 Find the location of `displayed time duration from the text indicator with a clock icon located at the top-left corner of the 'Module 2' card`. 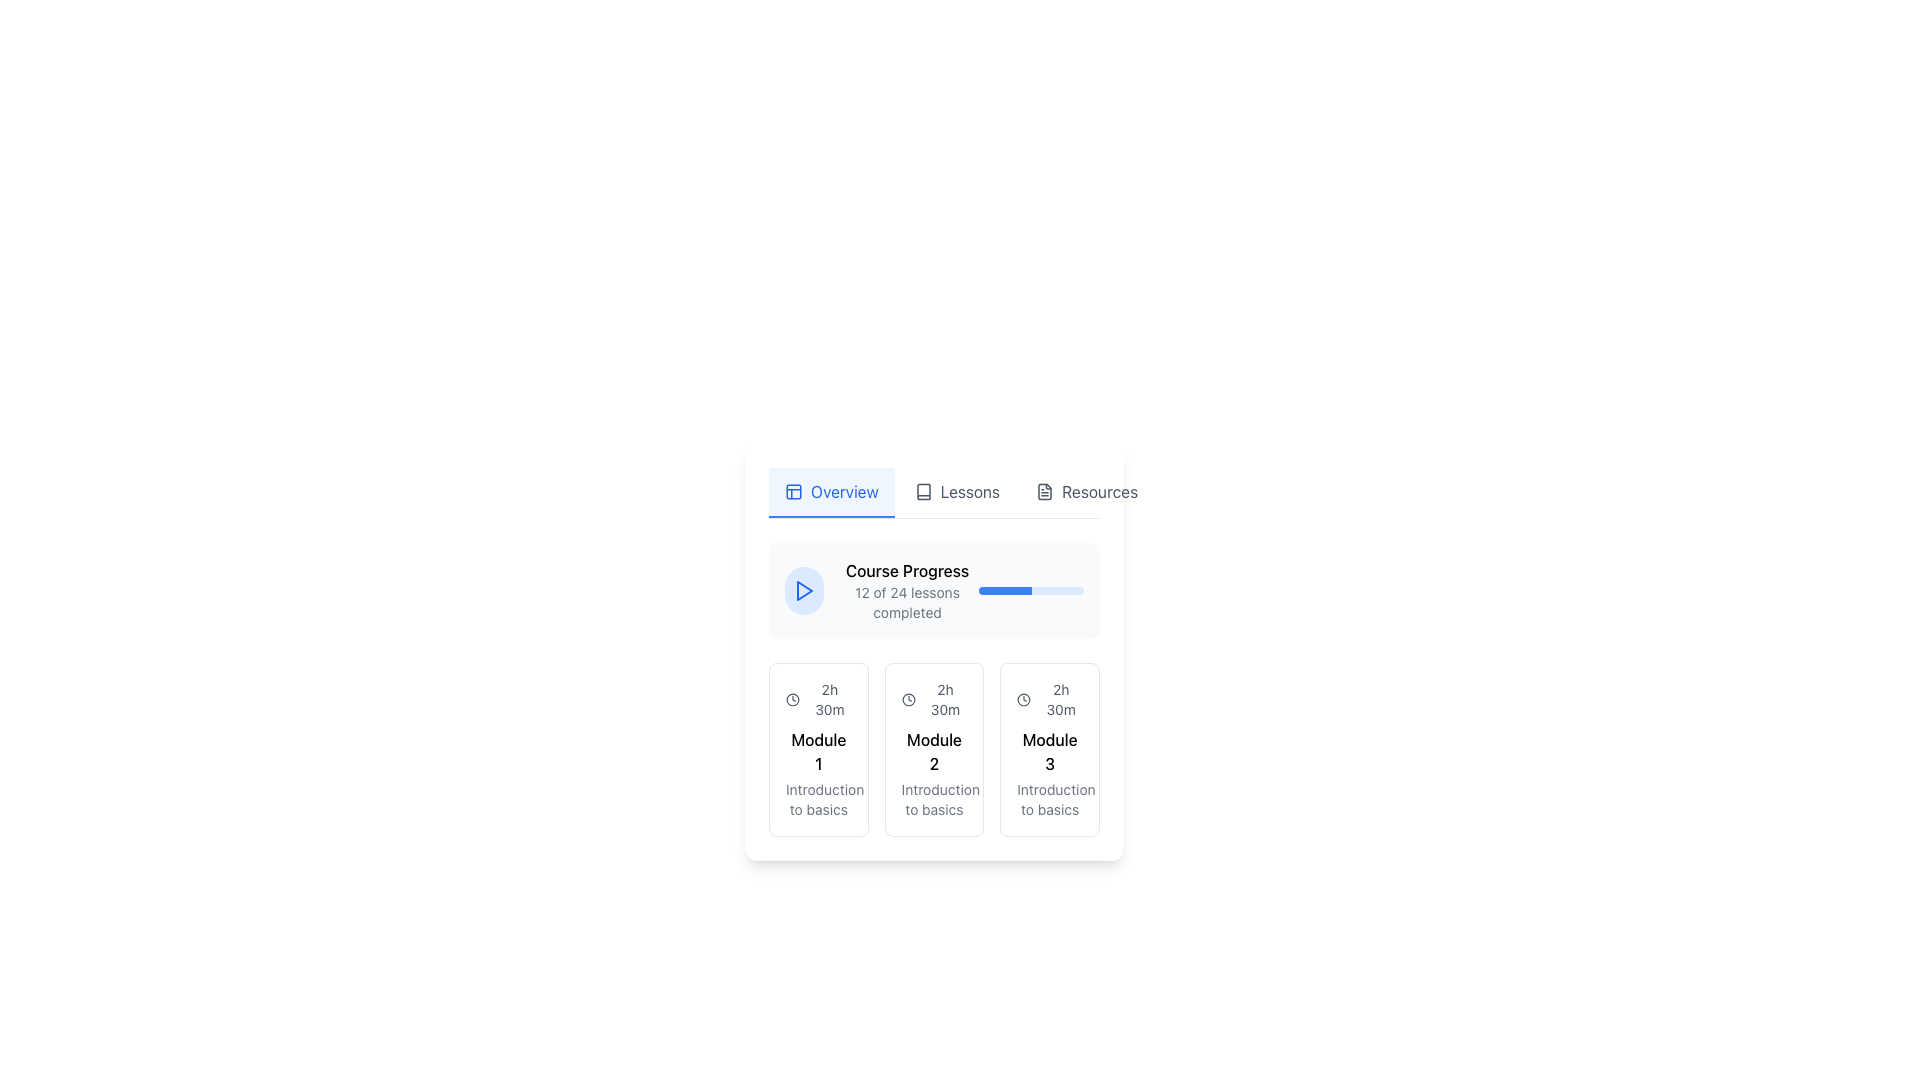

displayed time duration from the text indicator with a clock icon located at the top-left corner of the 'Module 2' card is located at coordinates (933, 698).